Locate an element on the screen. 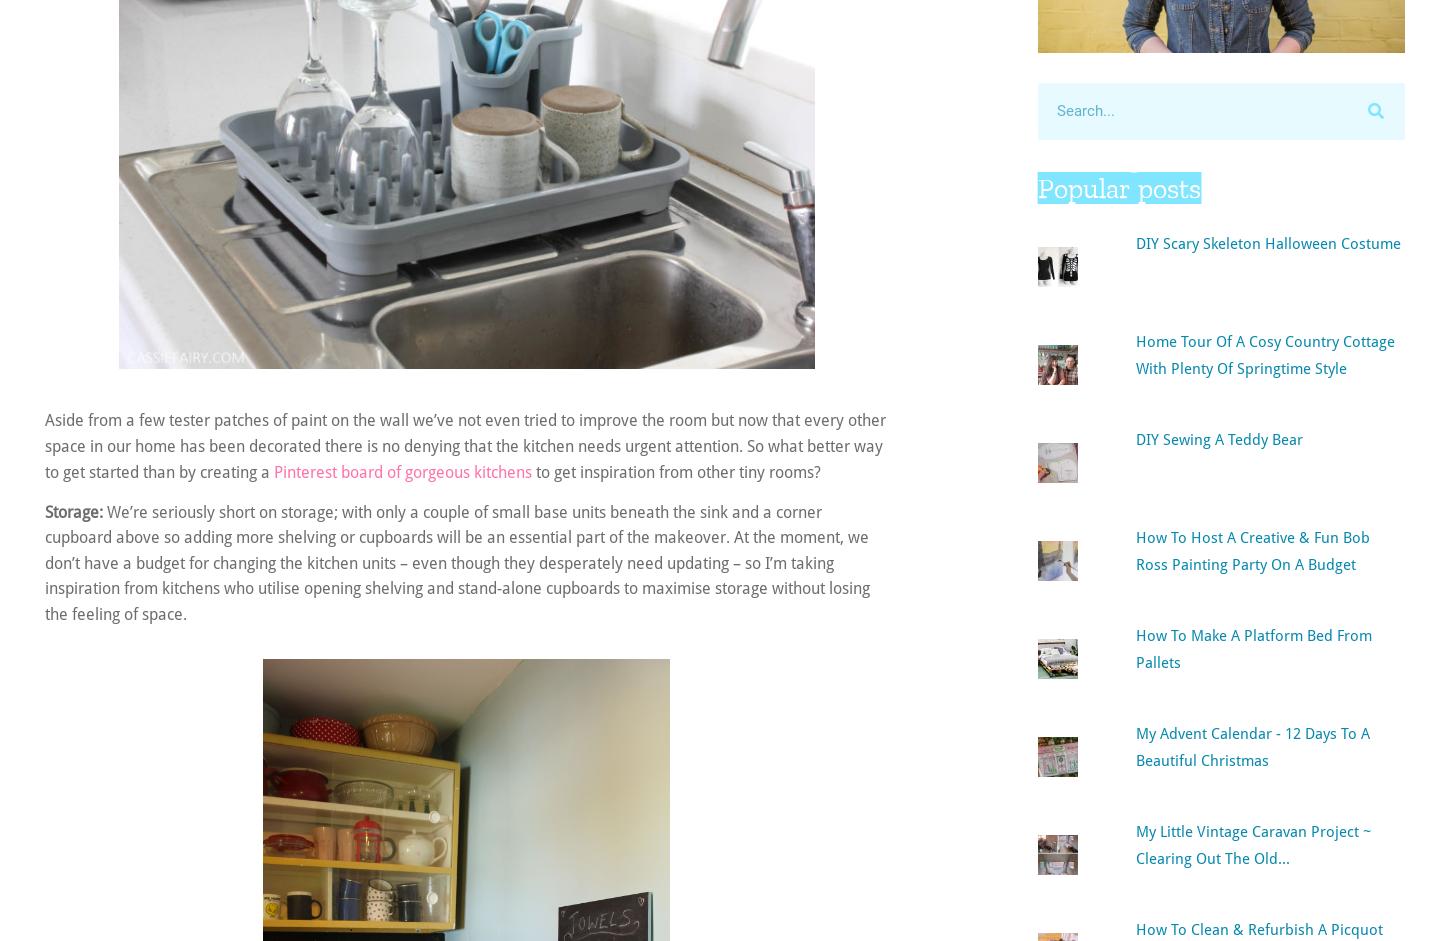 Image resolution: width=1450 pixels, height=941 pixels. 'Home tour of a cosy country cottage with plenty of springtime style' is located at coordinates (1264, 354).